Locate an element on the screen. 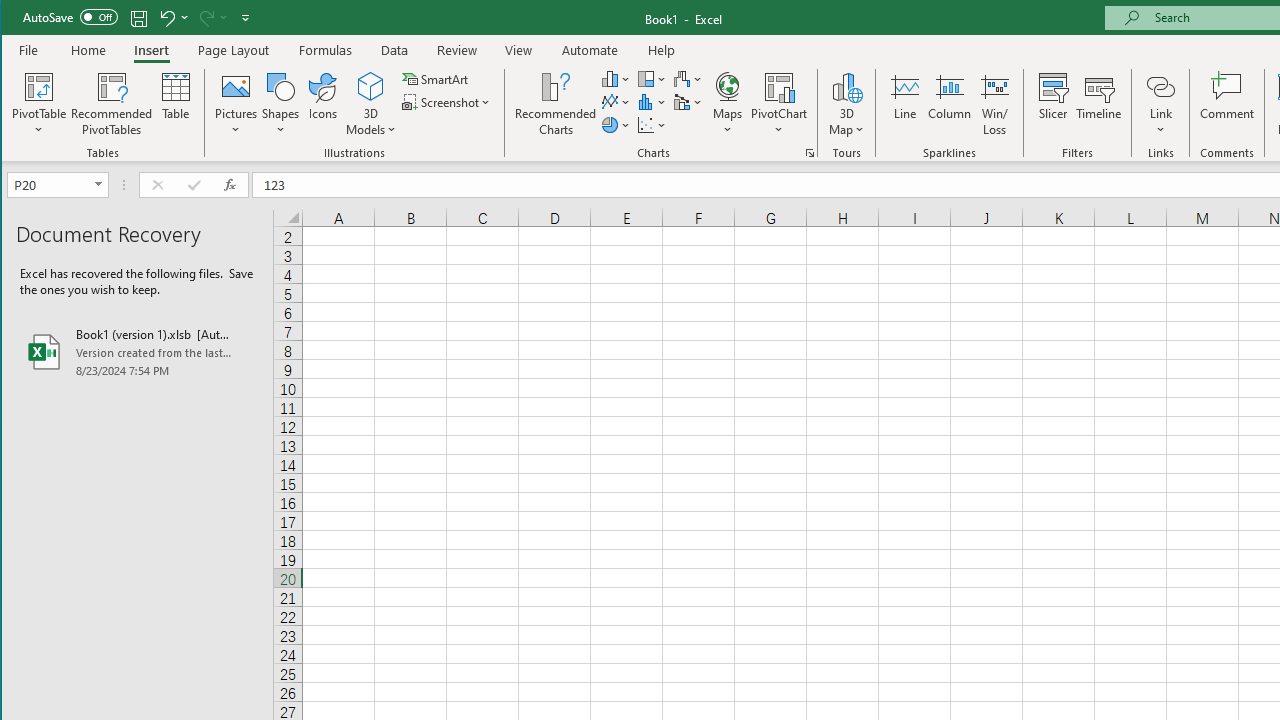  'Shapes' is located at coordinates (279, 104).